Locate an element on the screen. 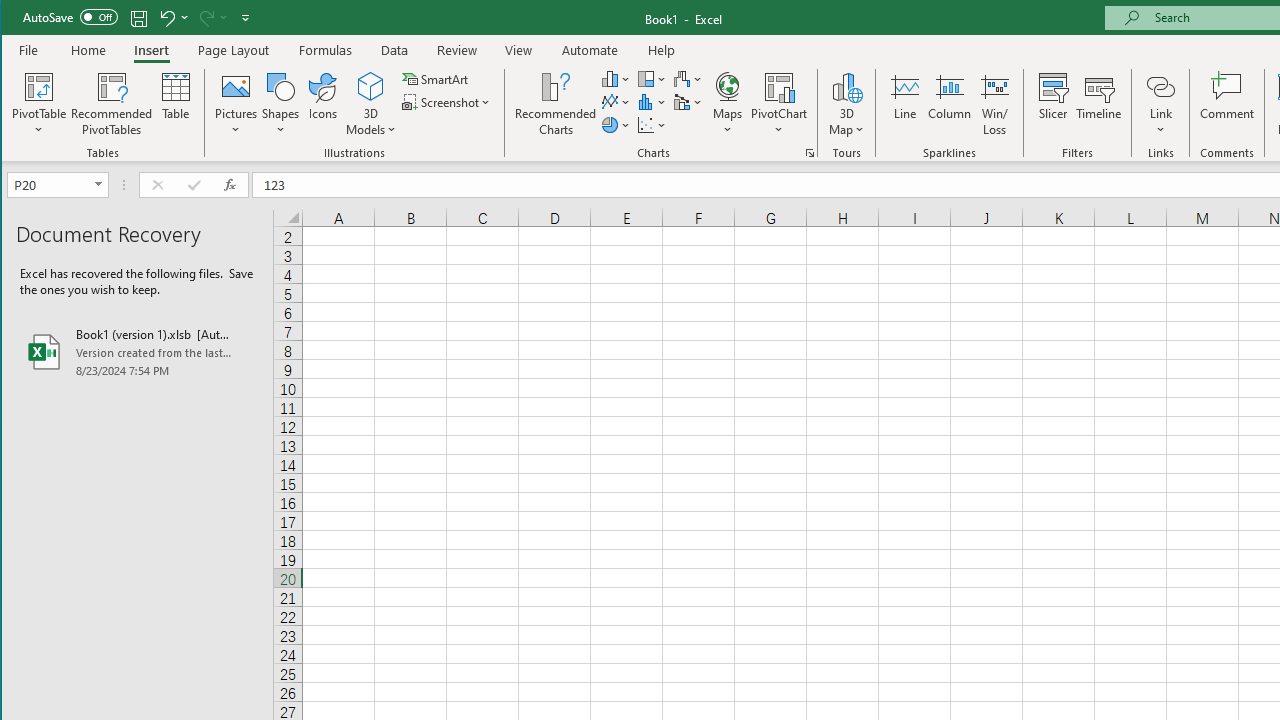  'Shapes' is located at coordinates (279, 104).